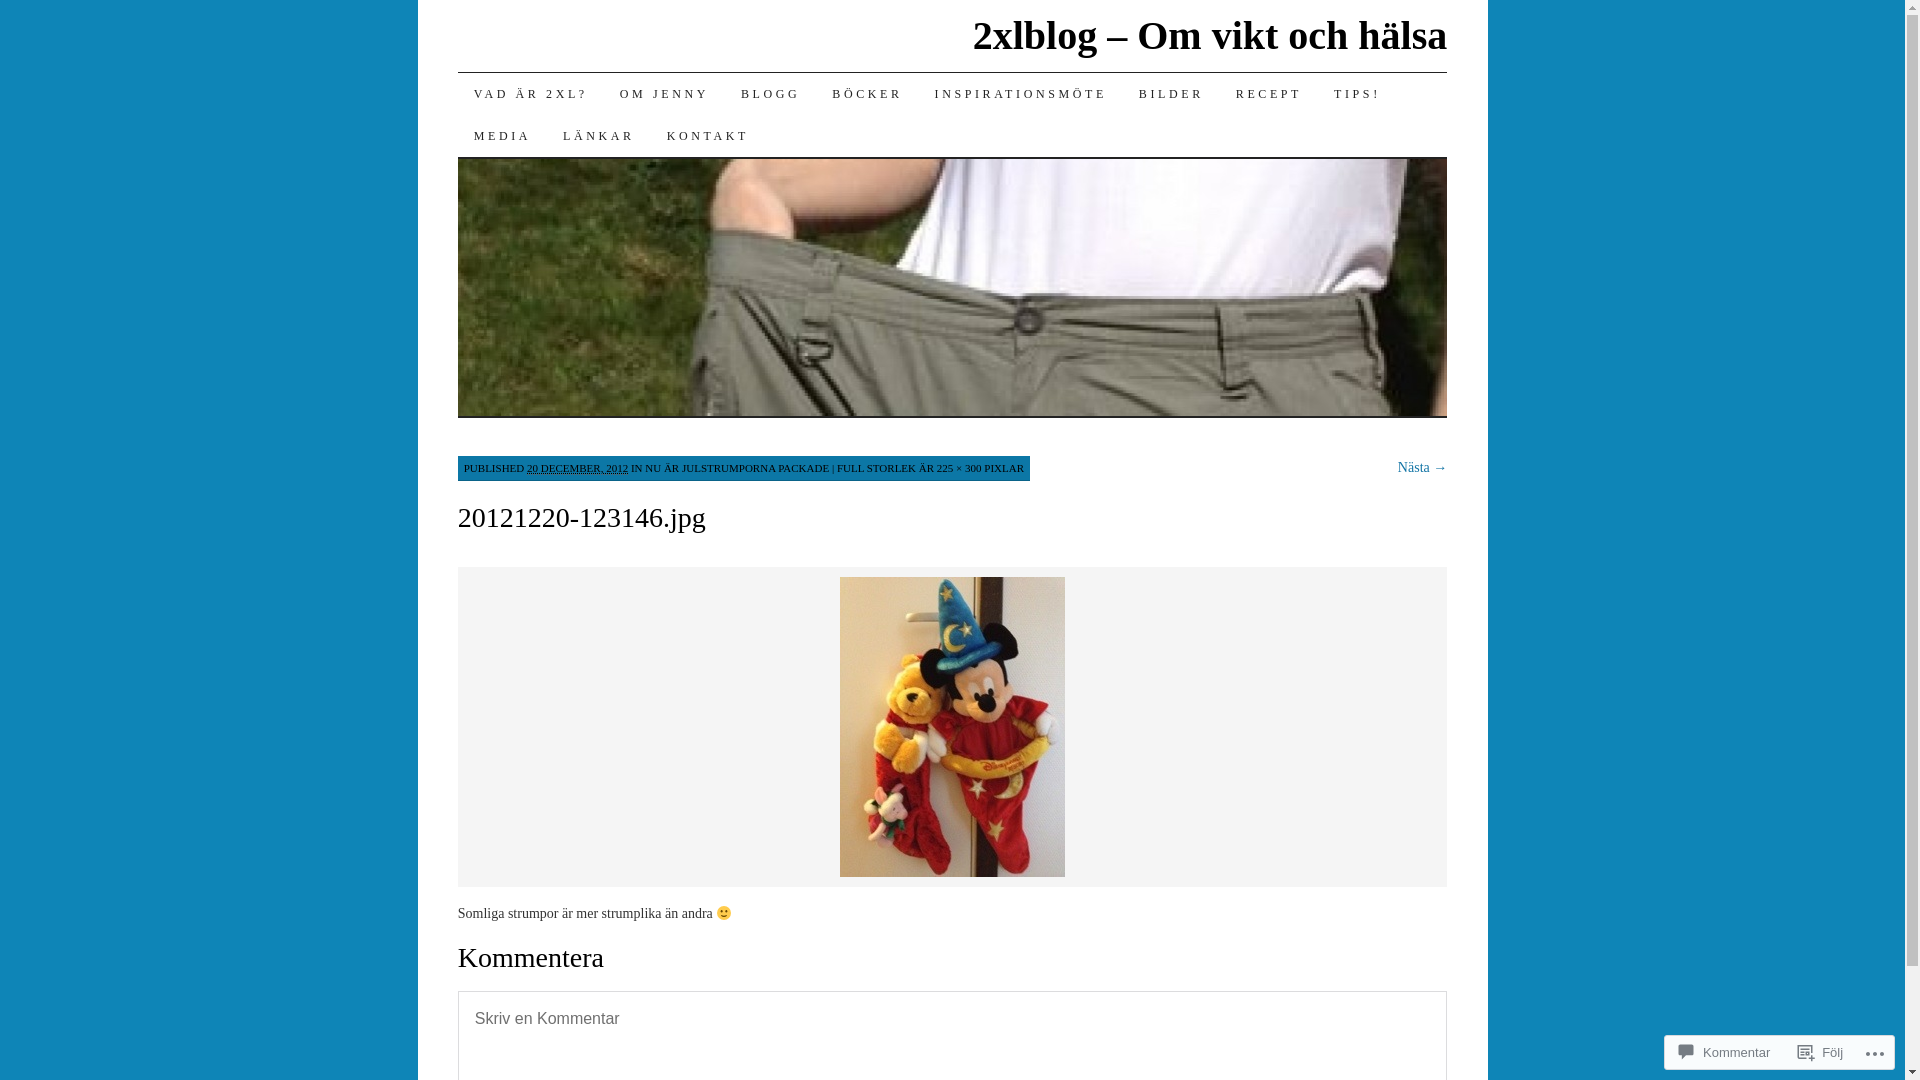 Image resolution: width=1920 pixels, height=1080 pixels. I want to click on 'Kommentar', so click(1723, 1051).